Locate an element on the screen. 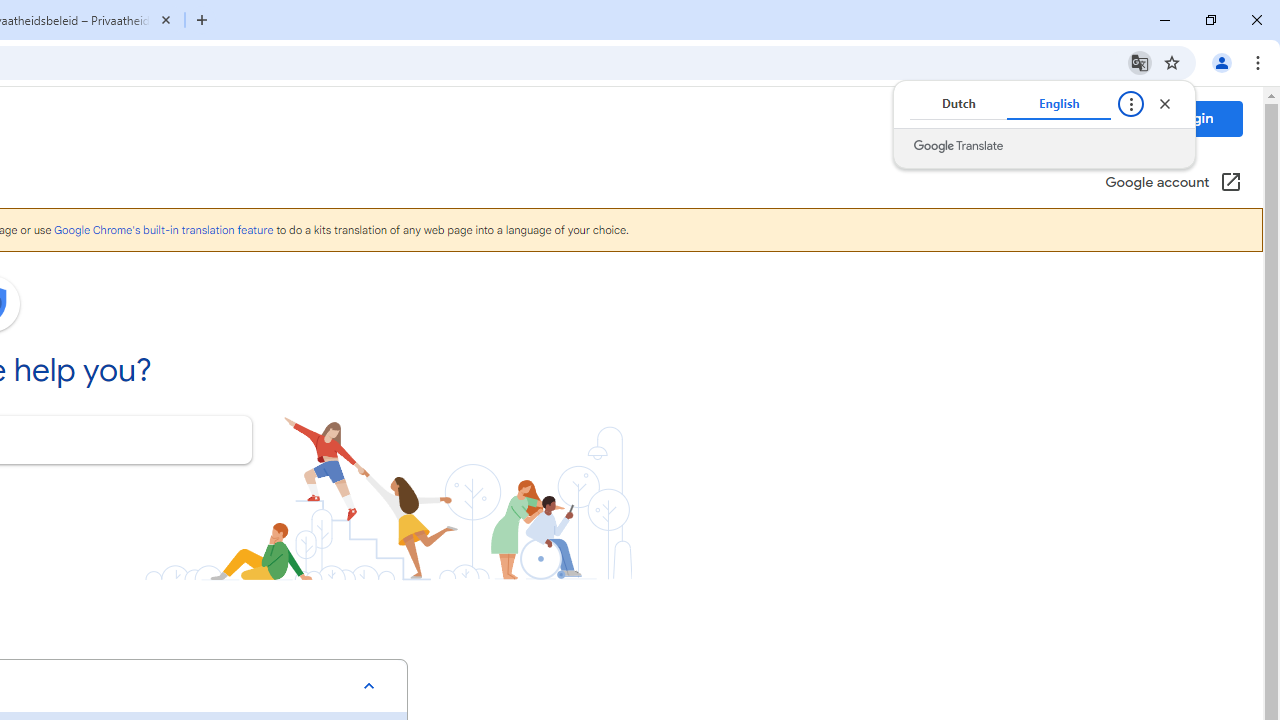  'Google Chrome' is located at coordinates (163, 229).